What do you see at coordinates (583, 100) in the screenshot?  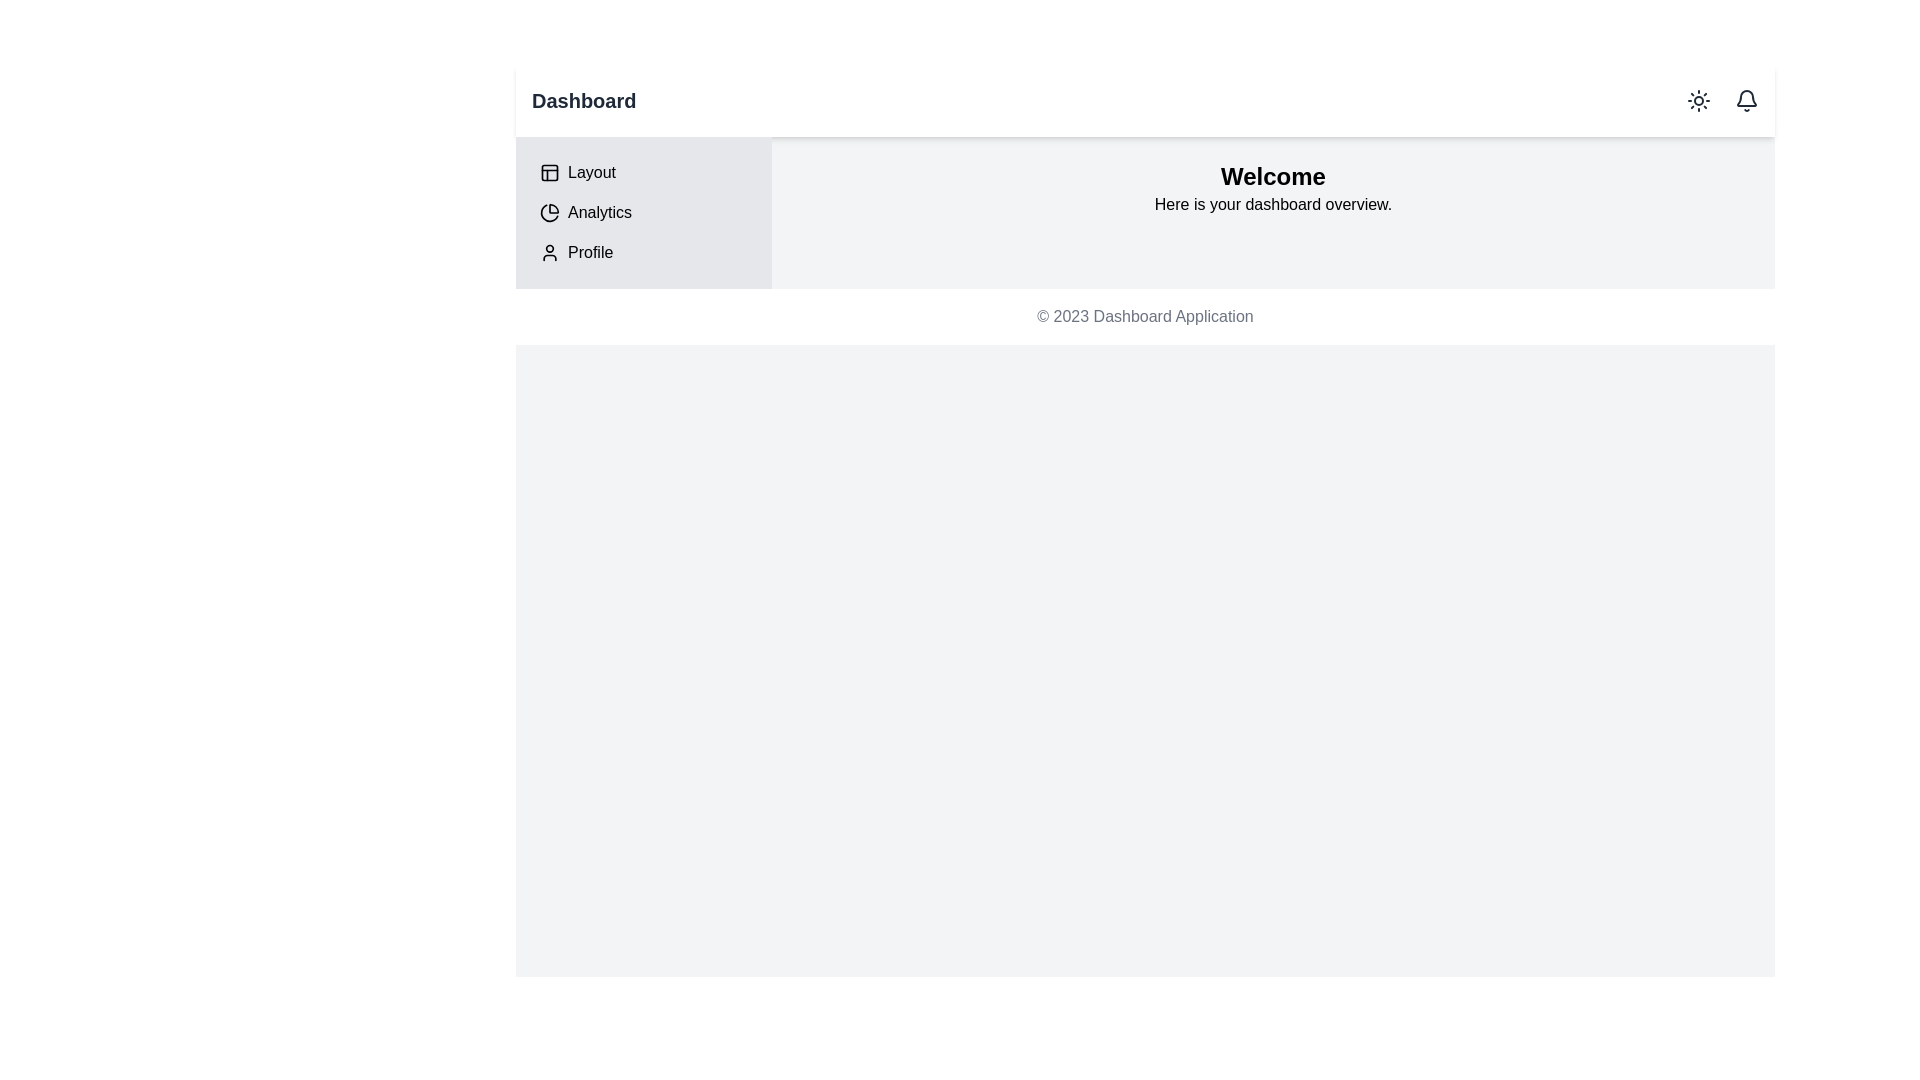 I see `the 'Dashboard' text header located in the top bar of the application interface, prominently styled in bold and large font` at bounding box center [583, 100].